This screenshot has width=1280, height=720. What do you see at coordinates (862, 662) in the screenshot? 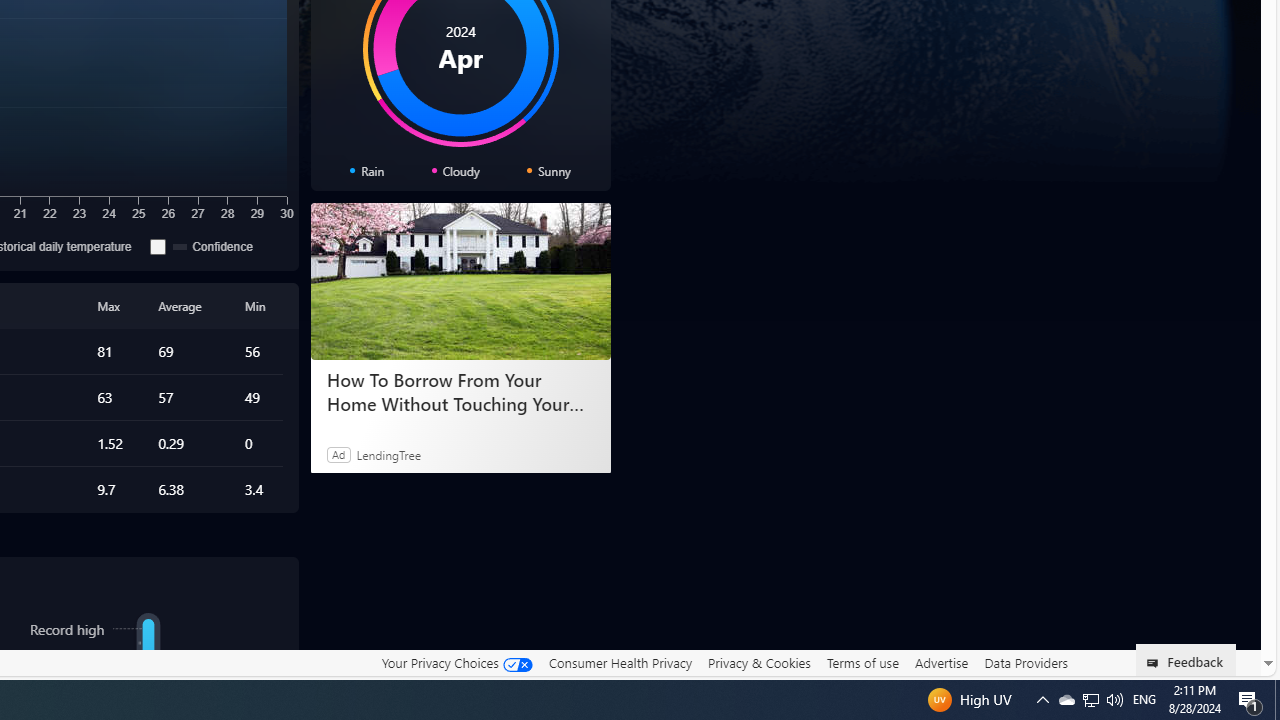
I see `'Terms of use'` at bounding box center [862, 662].